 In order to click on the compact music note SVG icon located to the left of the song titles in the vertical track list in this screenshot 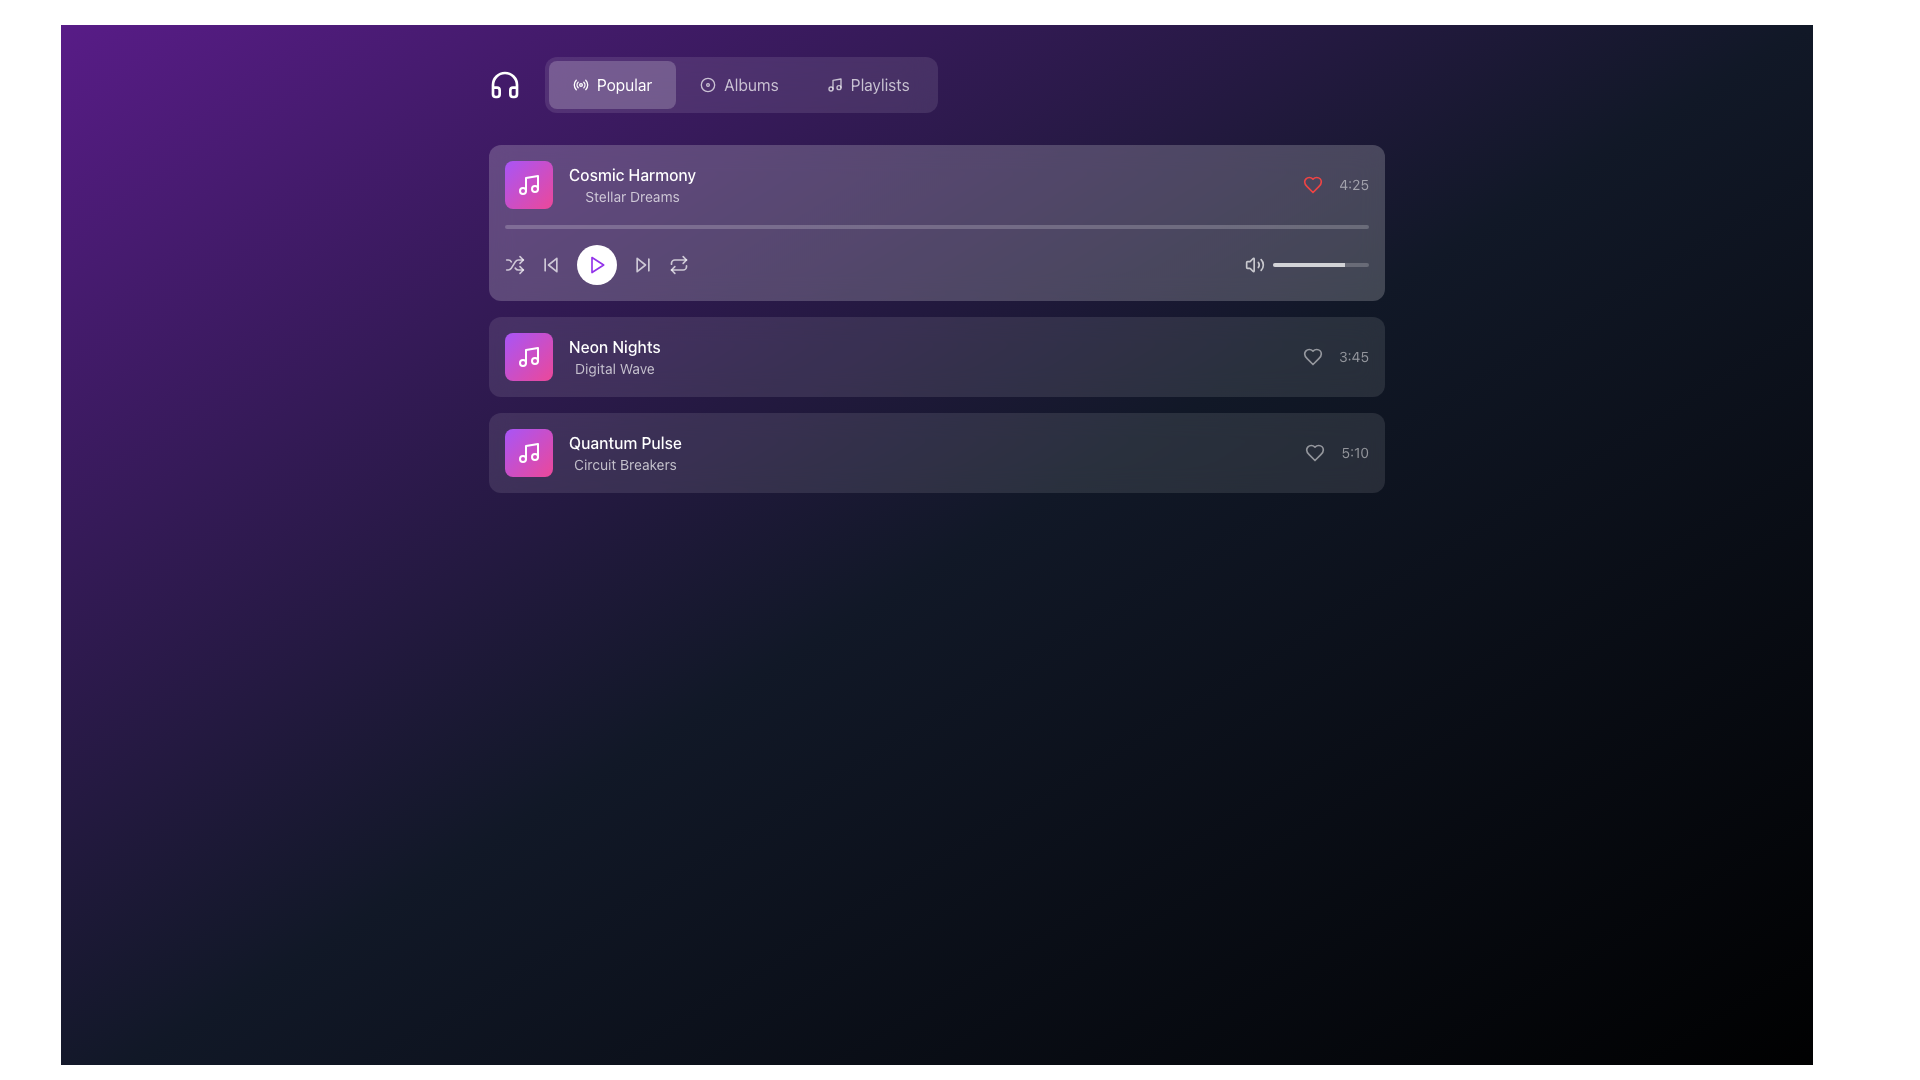, I will do `click(532, 353)`.